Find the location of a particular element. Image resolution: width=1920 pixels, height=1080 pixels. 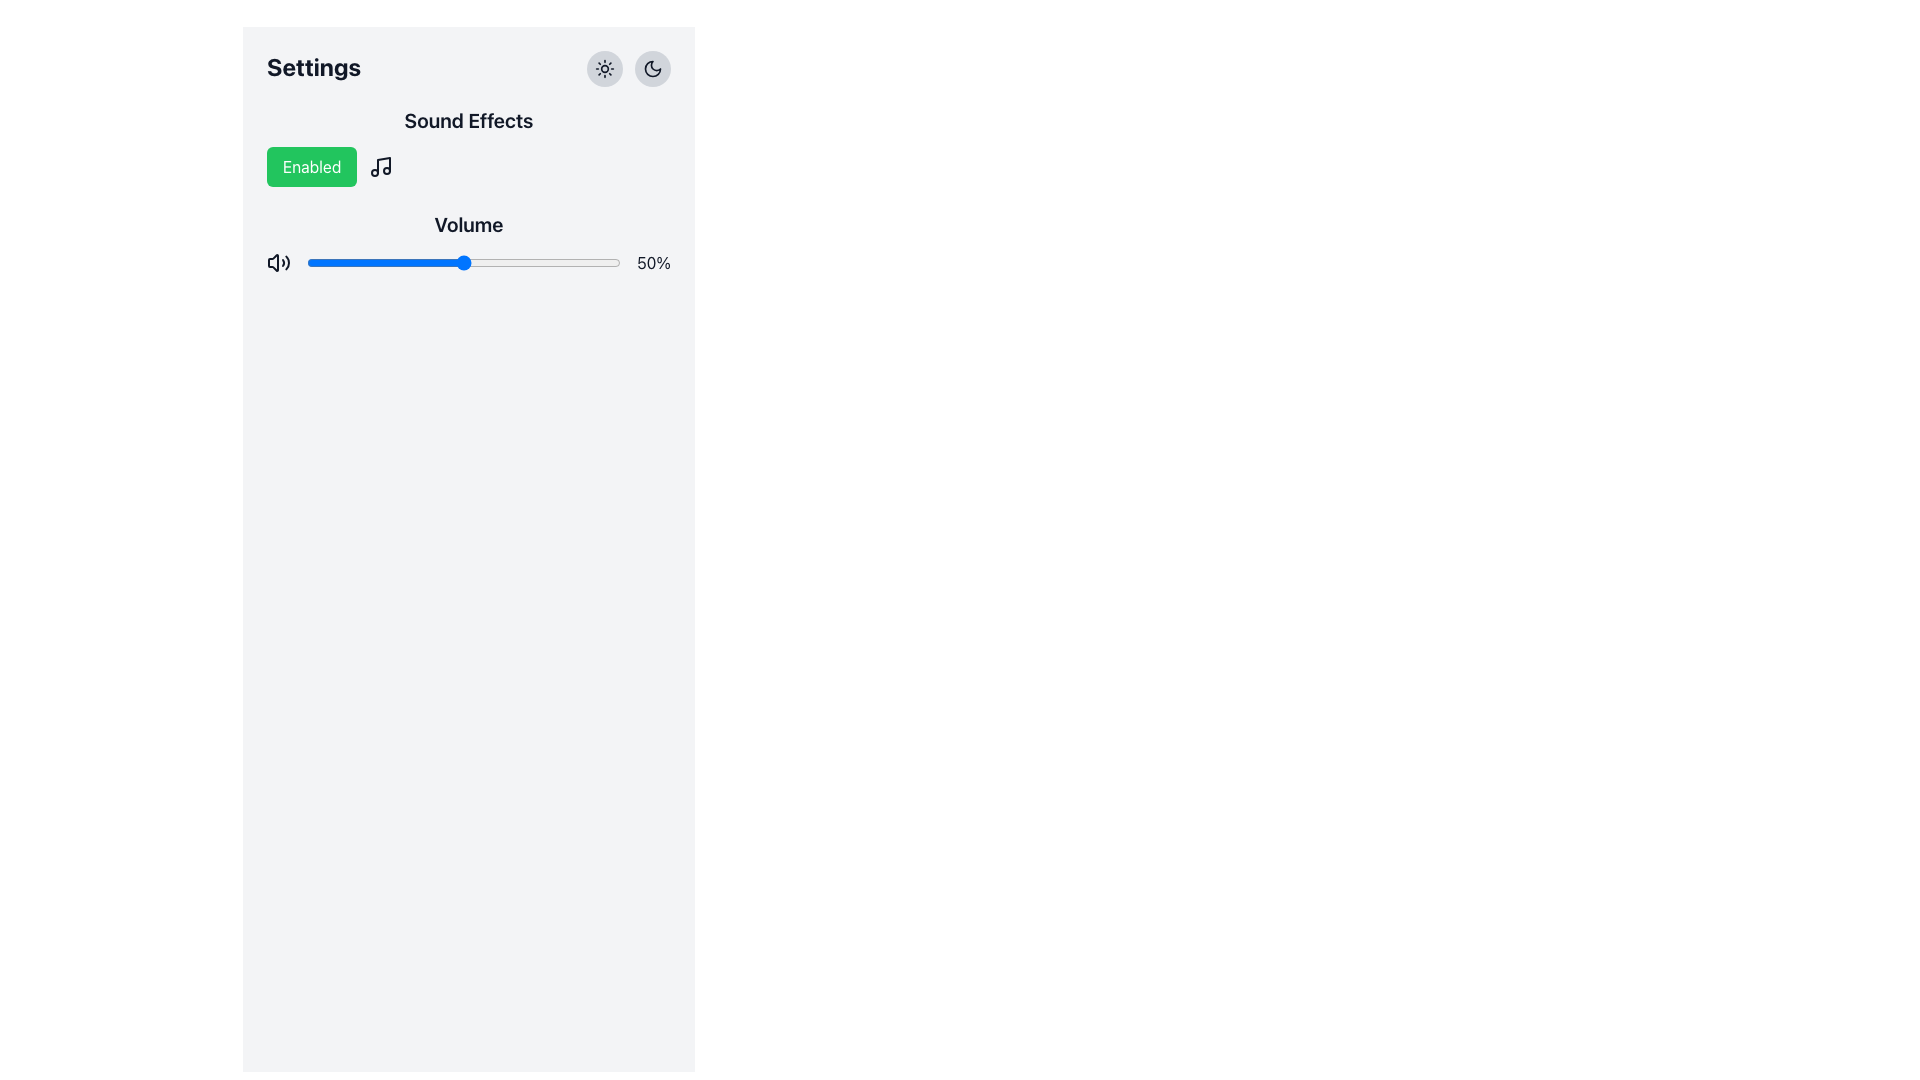

the volume is located at coordinates (372, 261).